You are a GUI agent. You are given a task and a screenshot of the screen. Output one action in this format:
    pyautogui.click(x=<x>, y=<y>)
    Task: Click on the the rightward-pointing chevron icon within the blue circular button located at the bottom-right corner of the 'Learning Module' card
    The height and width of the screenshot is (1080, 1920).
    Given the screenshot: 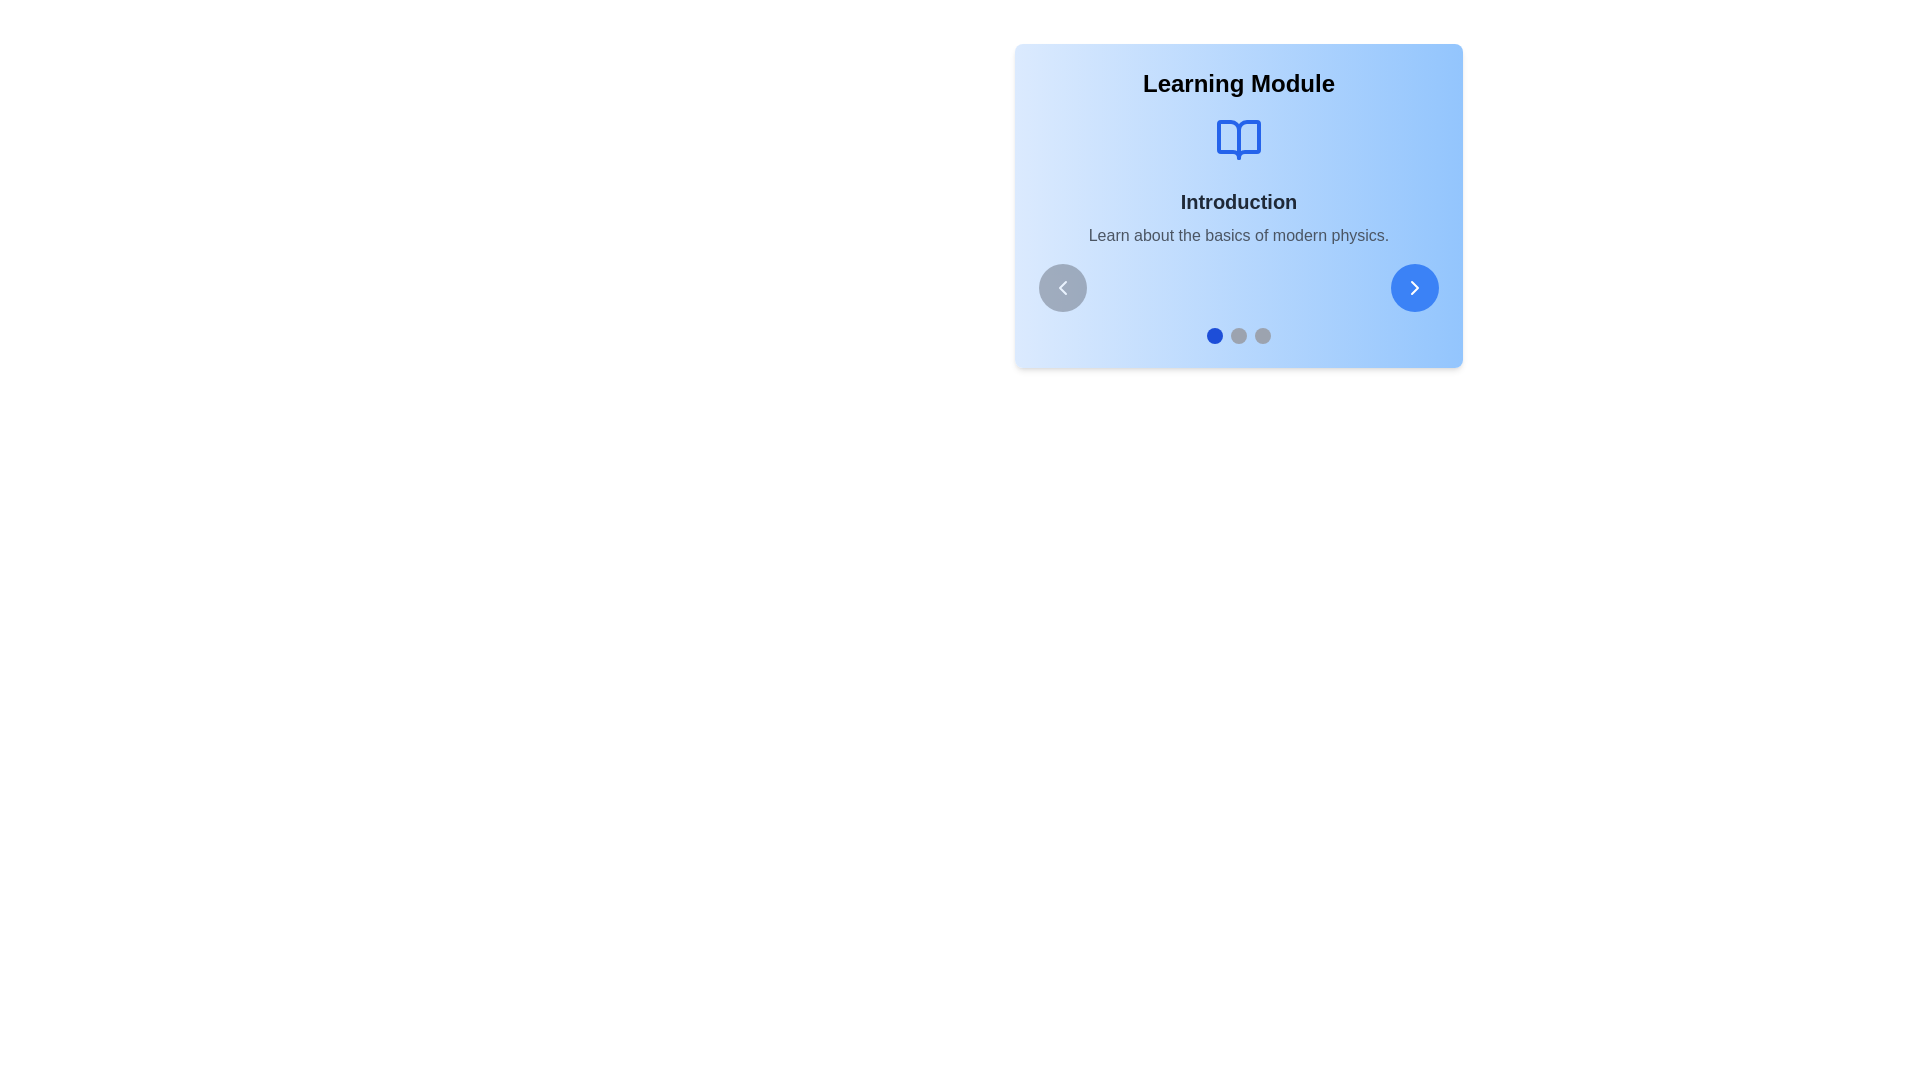 What is the action you would take?
    pyautogui.click(x=1414, y=288)
    